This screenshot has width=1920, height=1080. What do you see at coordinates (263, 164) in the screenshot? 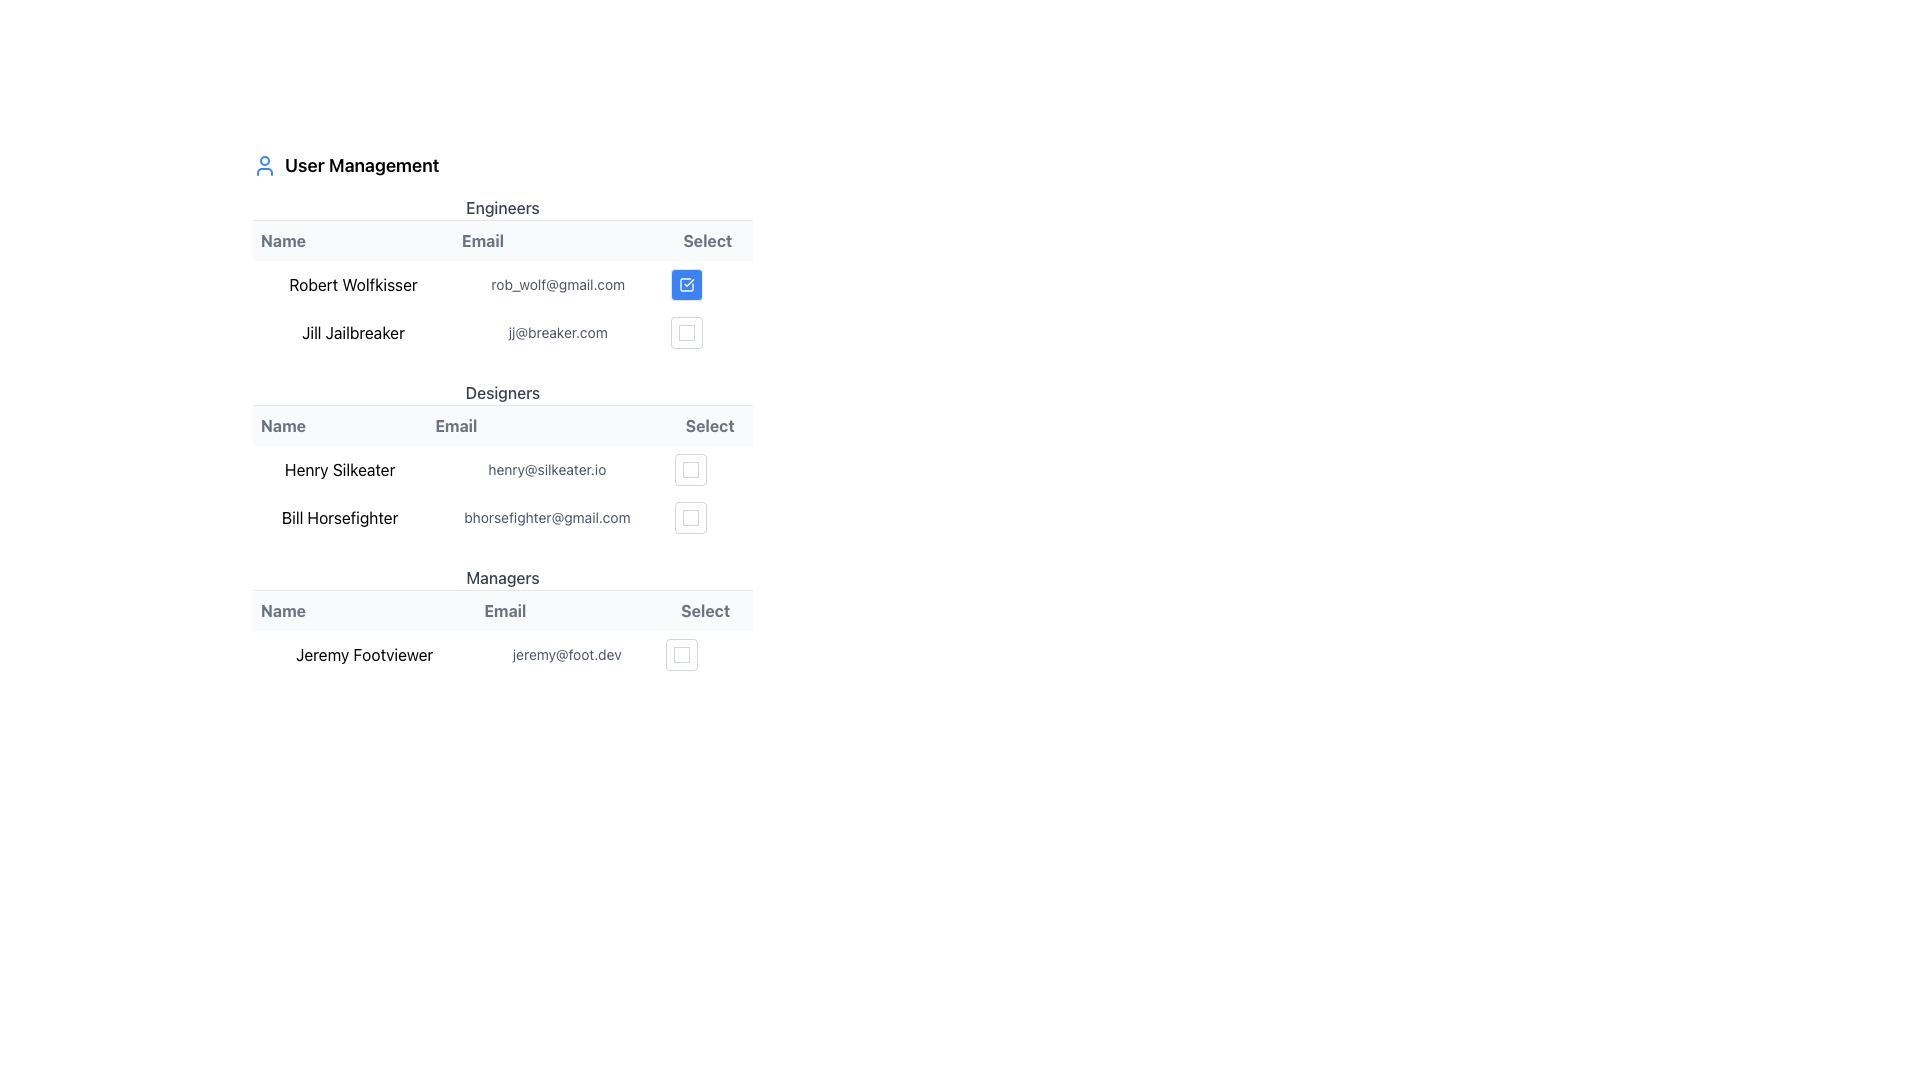
I see `the decorative user icon located at the top left corner adjacent to the 'User Management' text` at bounding box center [263, 164].